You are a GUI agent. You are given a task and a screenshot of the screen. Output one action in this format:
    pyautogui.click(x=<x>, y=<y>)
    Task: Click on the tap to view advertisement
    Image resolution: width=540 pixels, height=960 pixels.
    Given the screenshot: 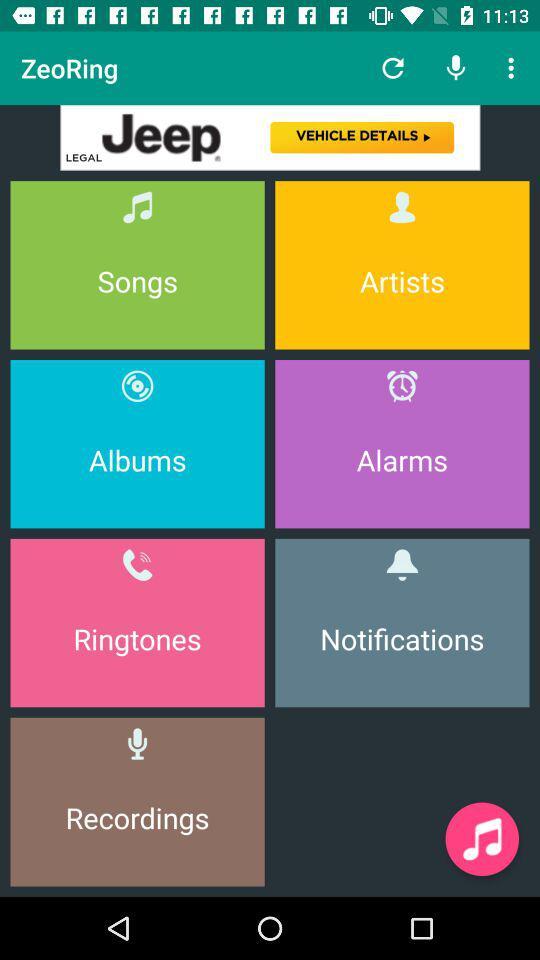 What is the action you would take?
    pyautogui.click(x=270, y=136)
    